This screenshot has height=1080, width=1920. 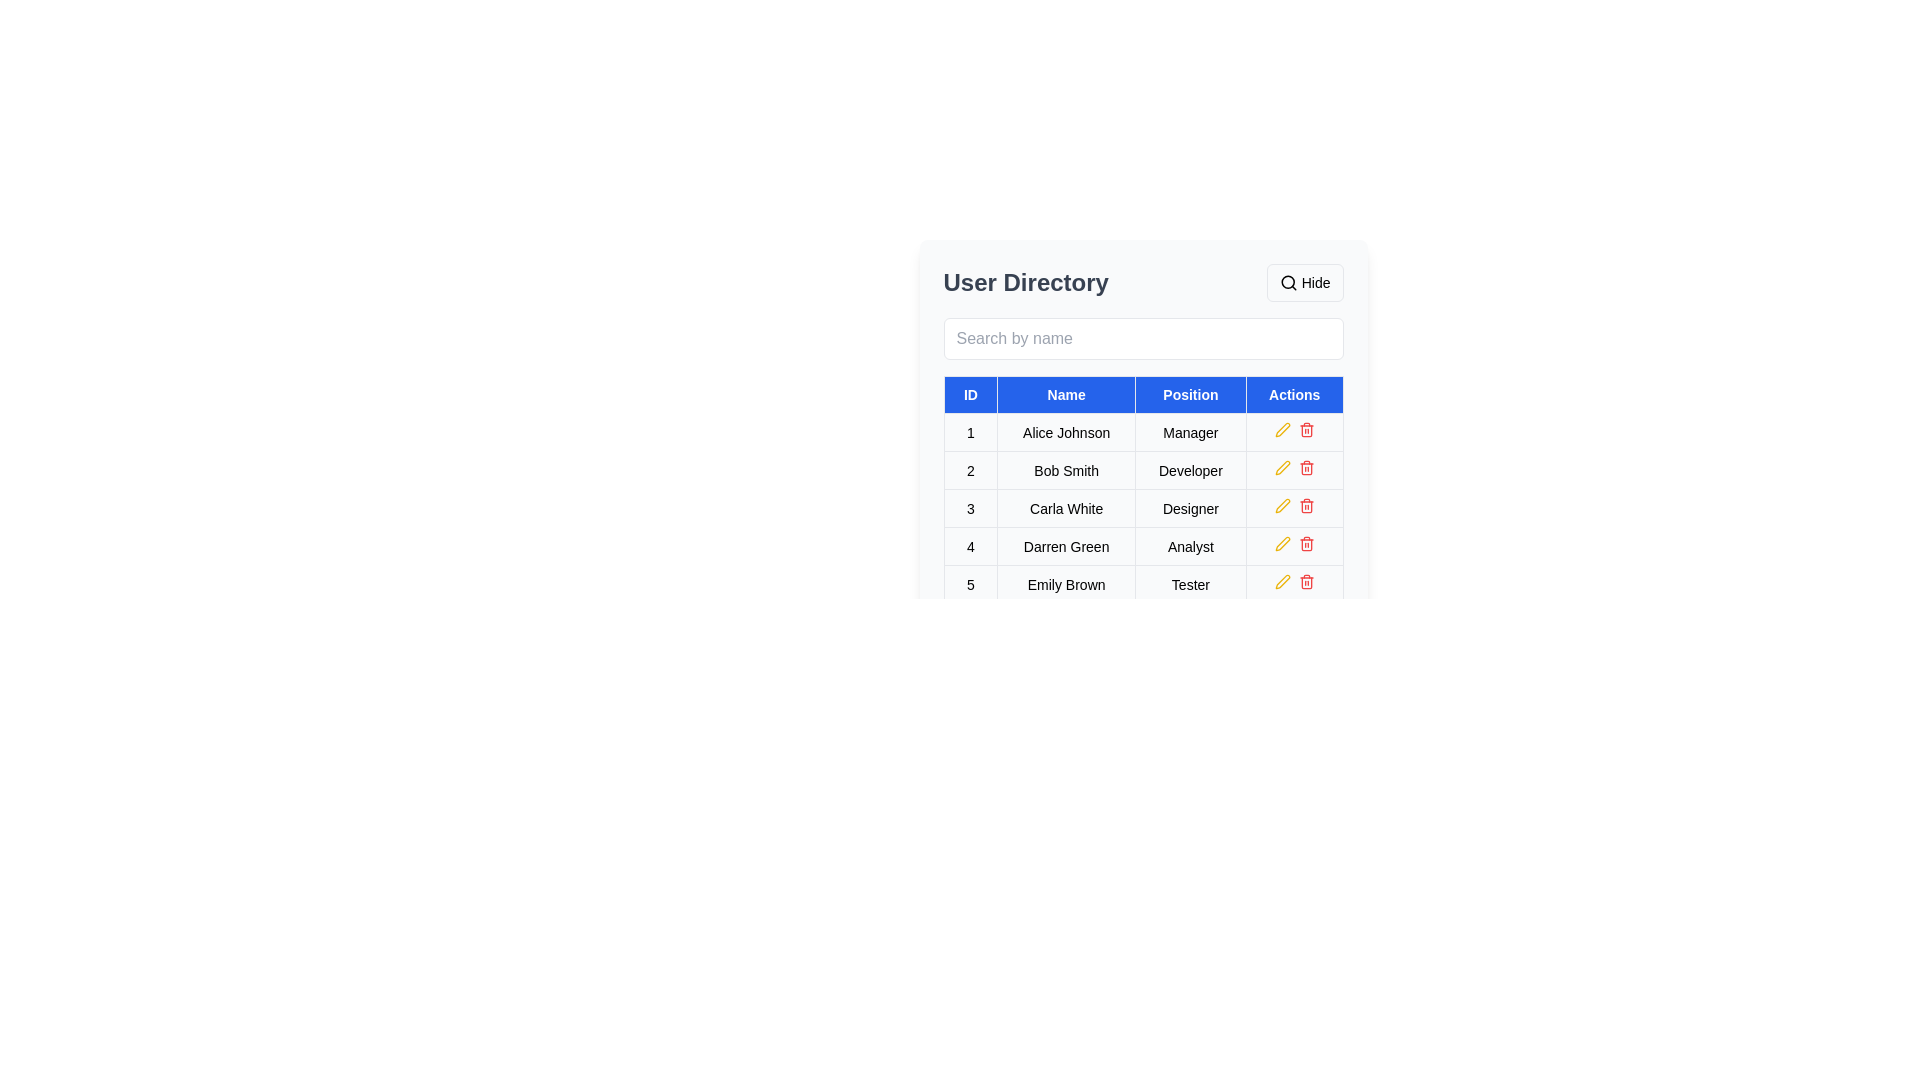 I want to click on the table header cell with a blue background and white text displaying 'ID', which is the first cell in the table header row, so click(x=970, y=394).